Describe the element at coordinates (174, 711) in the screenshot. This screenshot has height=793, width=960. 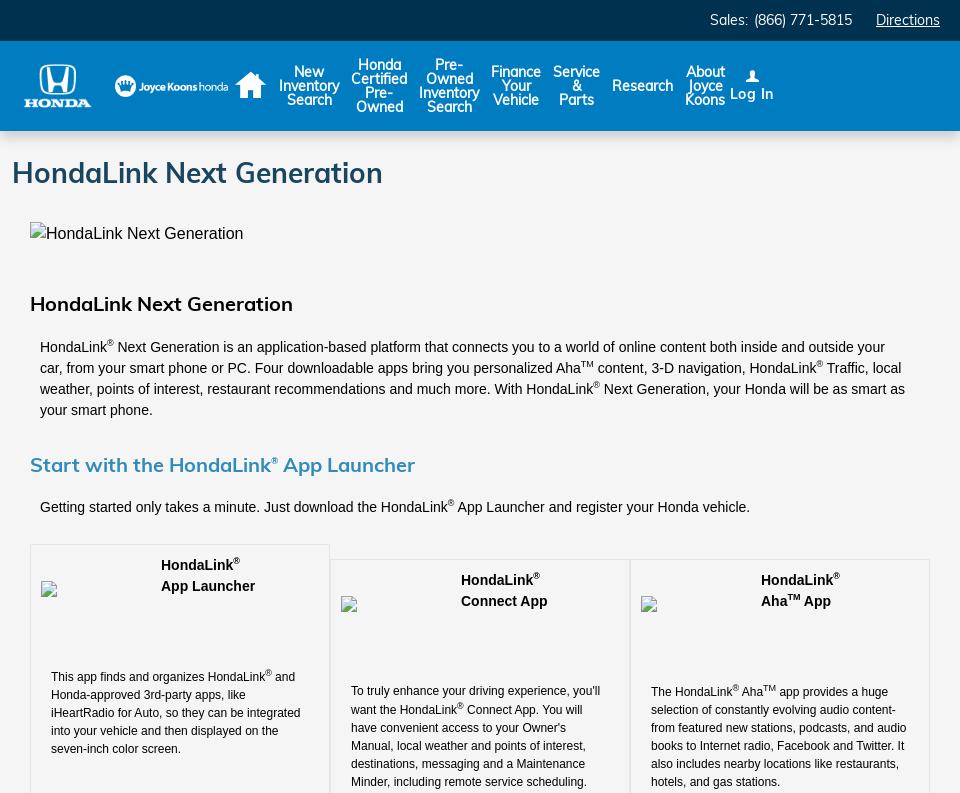
I see `'and Honda-approved 3rd-party apps, like iHeartRadio for Auto, so they can be integrated into your vehicle and then displayed on the seven-inch color screen.'` at that location.